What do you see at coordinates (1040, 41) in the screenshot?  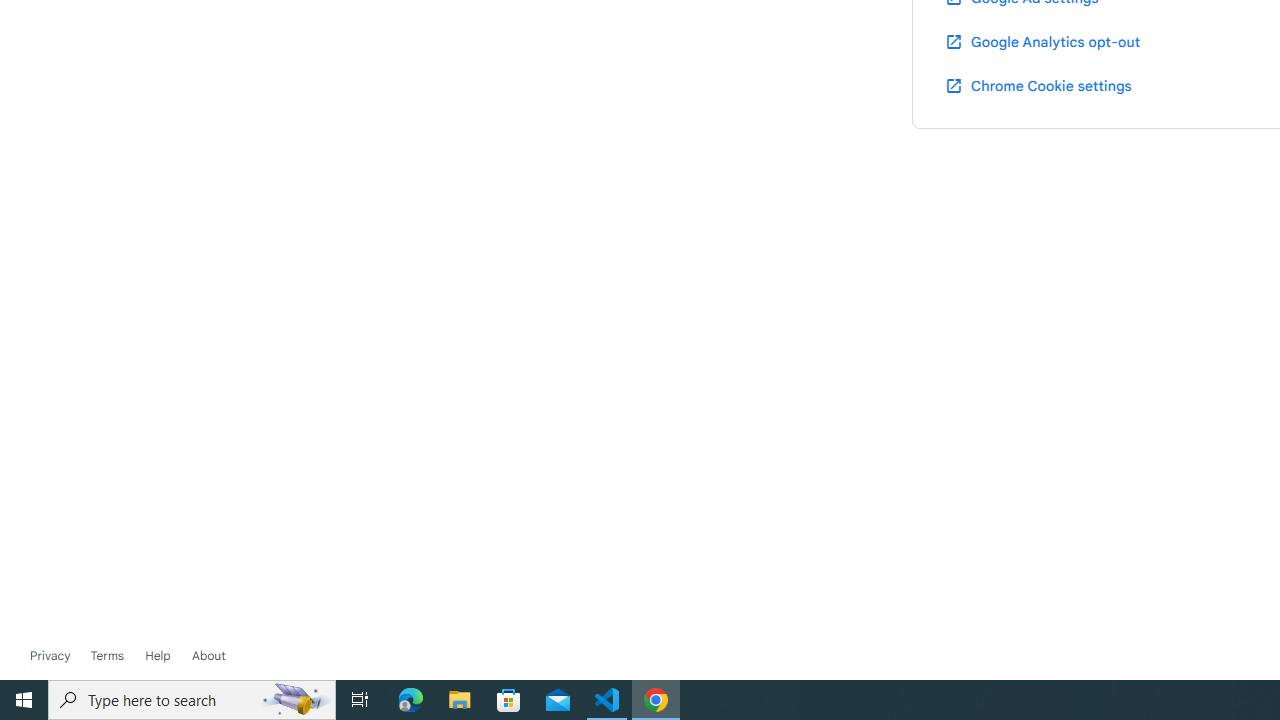 I see `'Google Analytics opt-out'` at bounding box center [1040, 41].